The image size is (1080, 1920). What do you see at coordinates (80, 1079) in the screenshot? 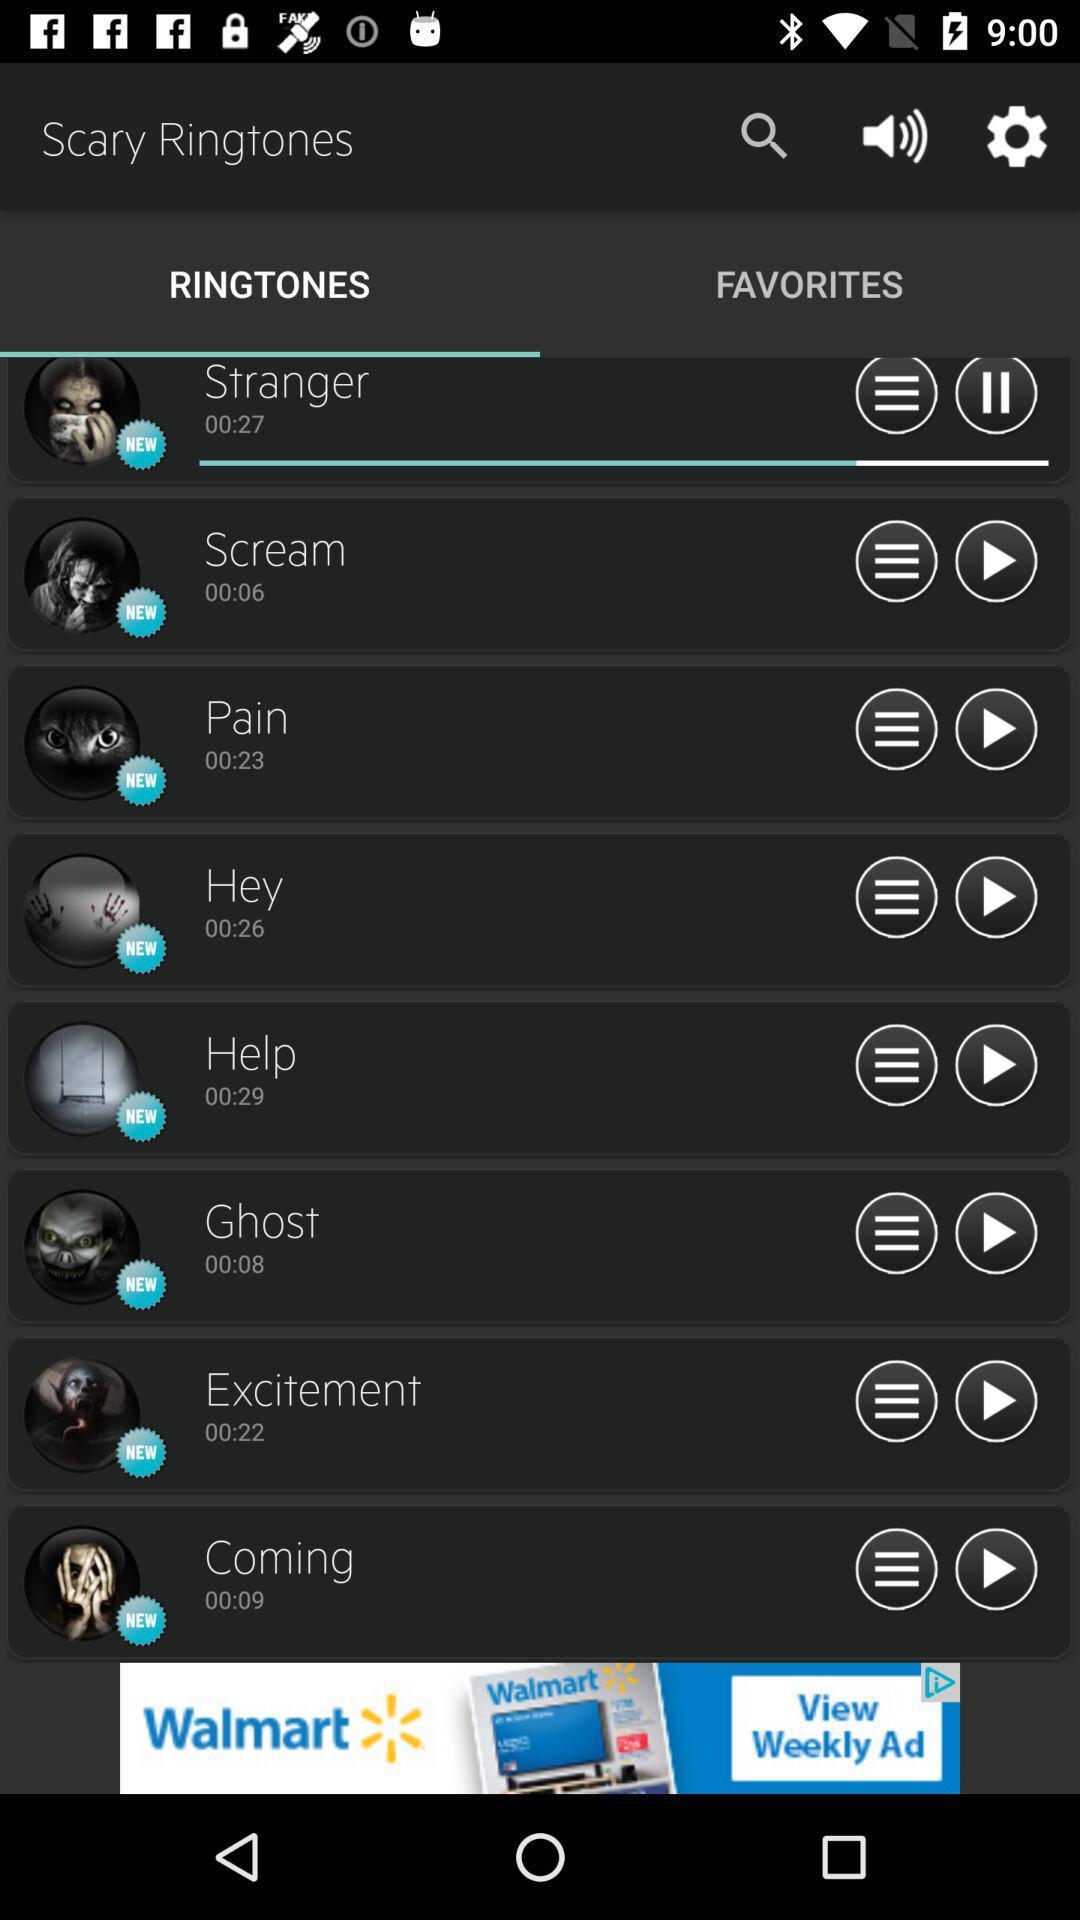
I see `the rington` at bounding box center [80, 1079].